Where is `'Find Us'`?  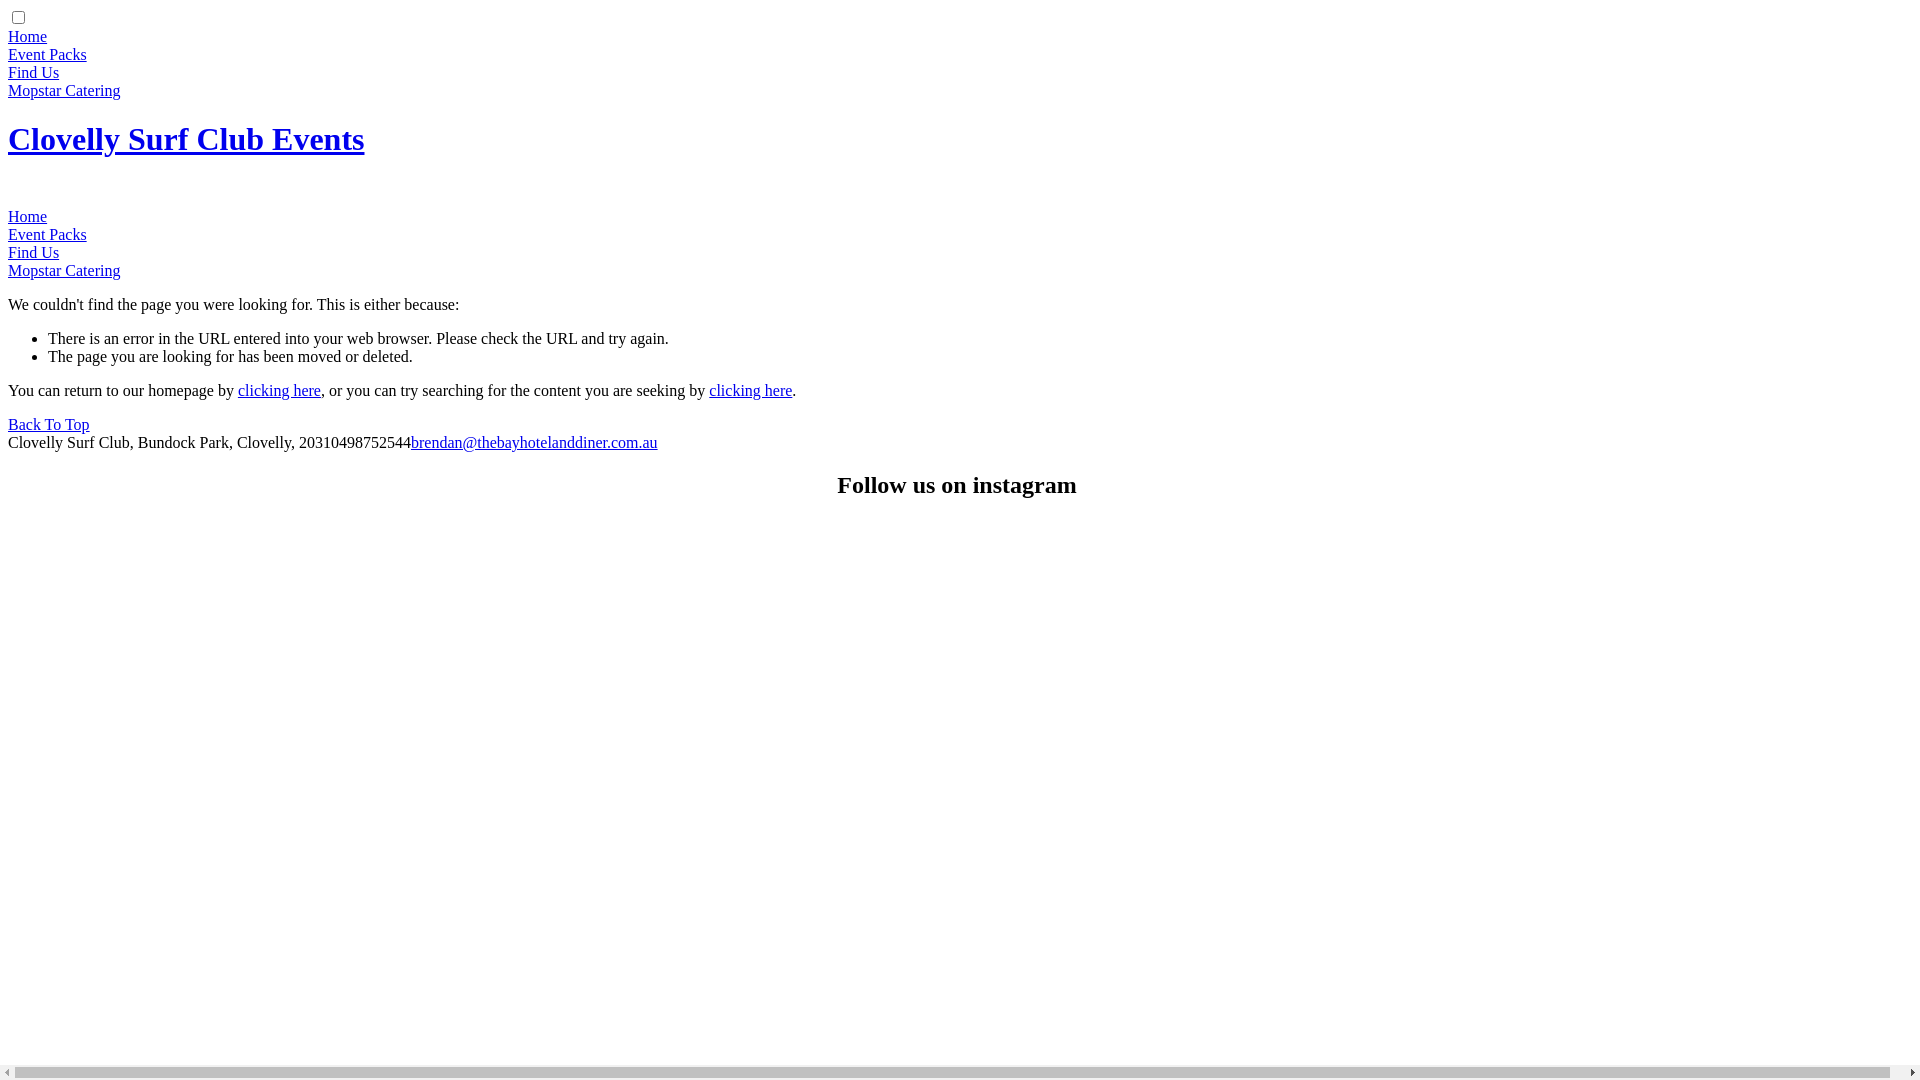
'Find Us' is located at coordinates (8, 251).